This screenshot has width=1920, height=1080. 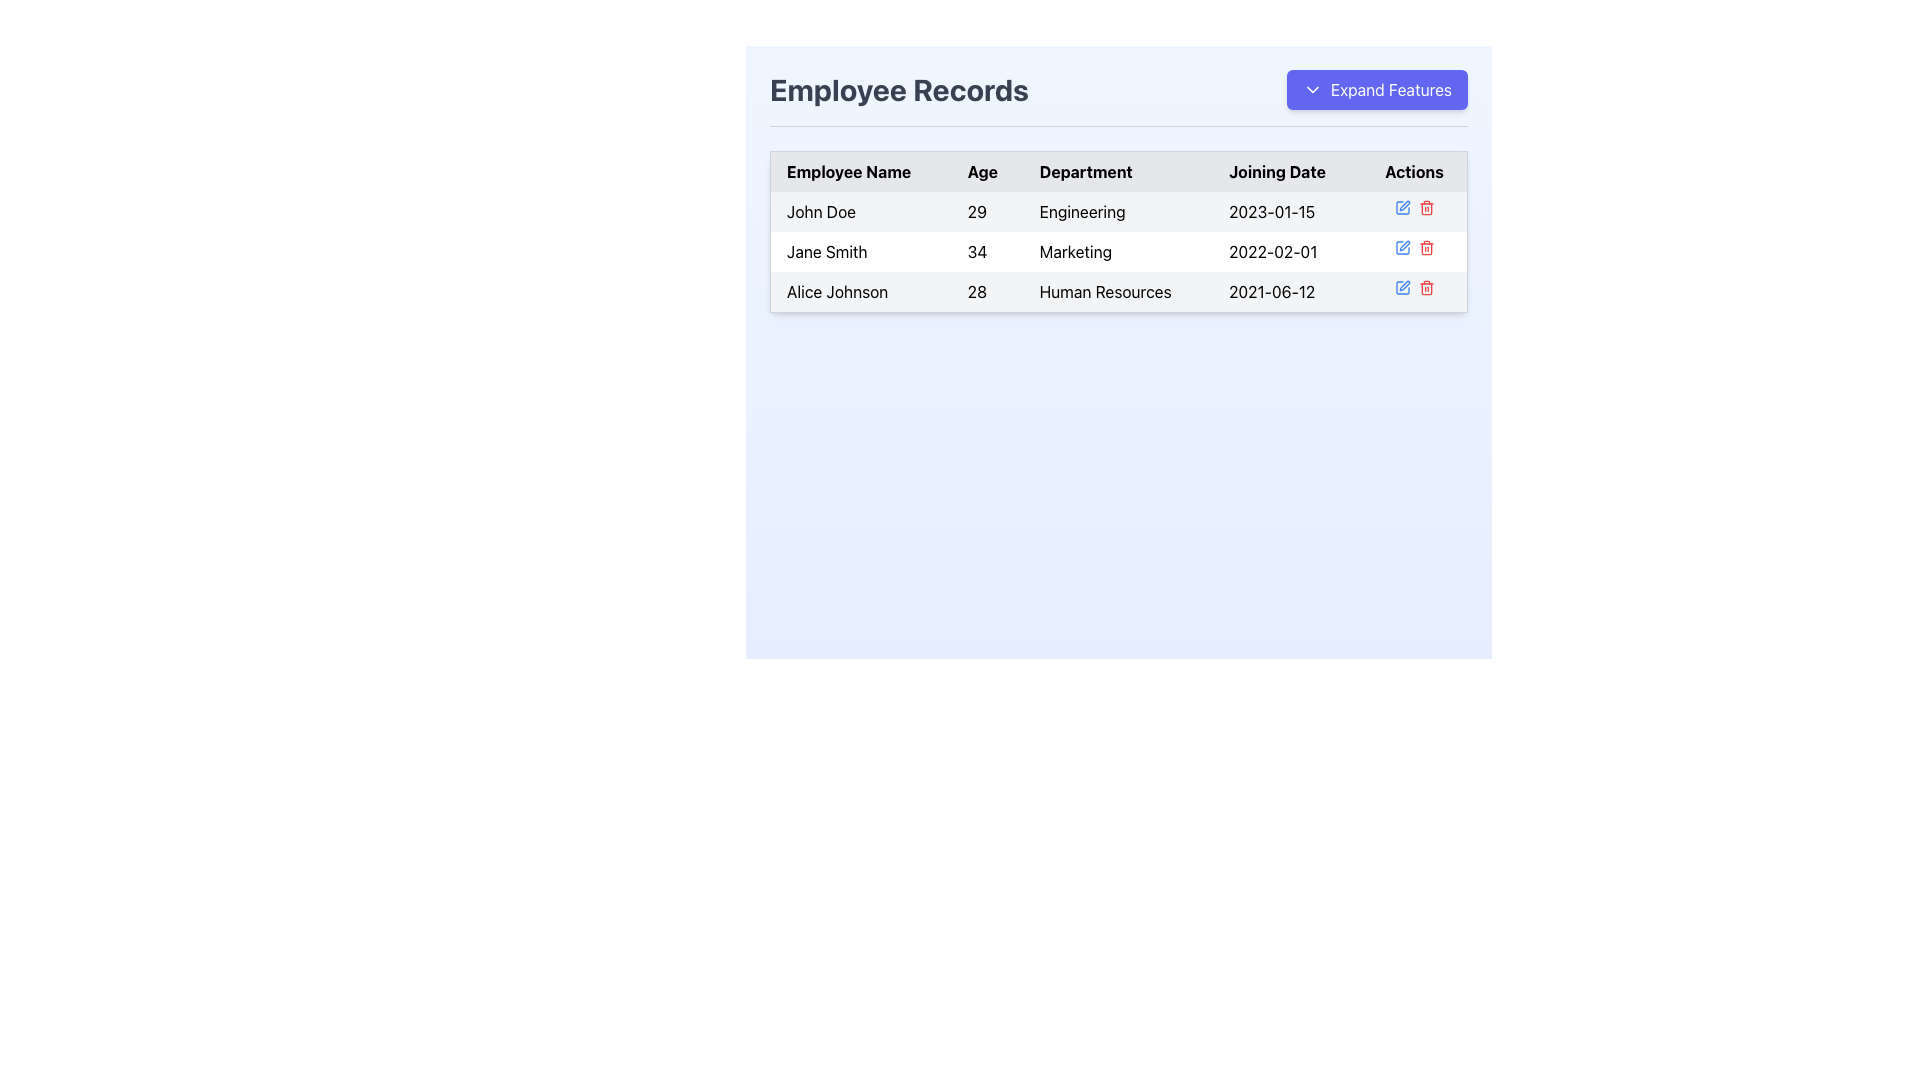 I want to click on 'Age' text label displaying '28' for employee 'Alice Johnson' located in the second column of the table, so click(x=987, y=292).